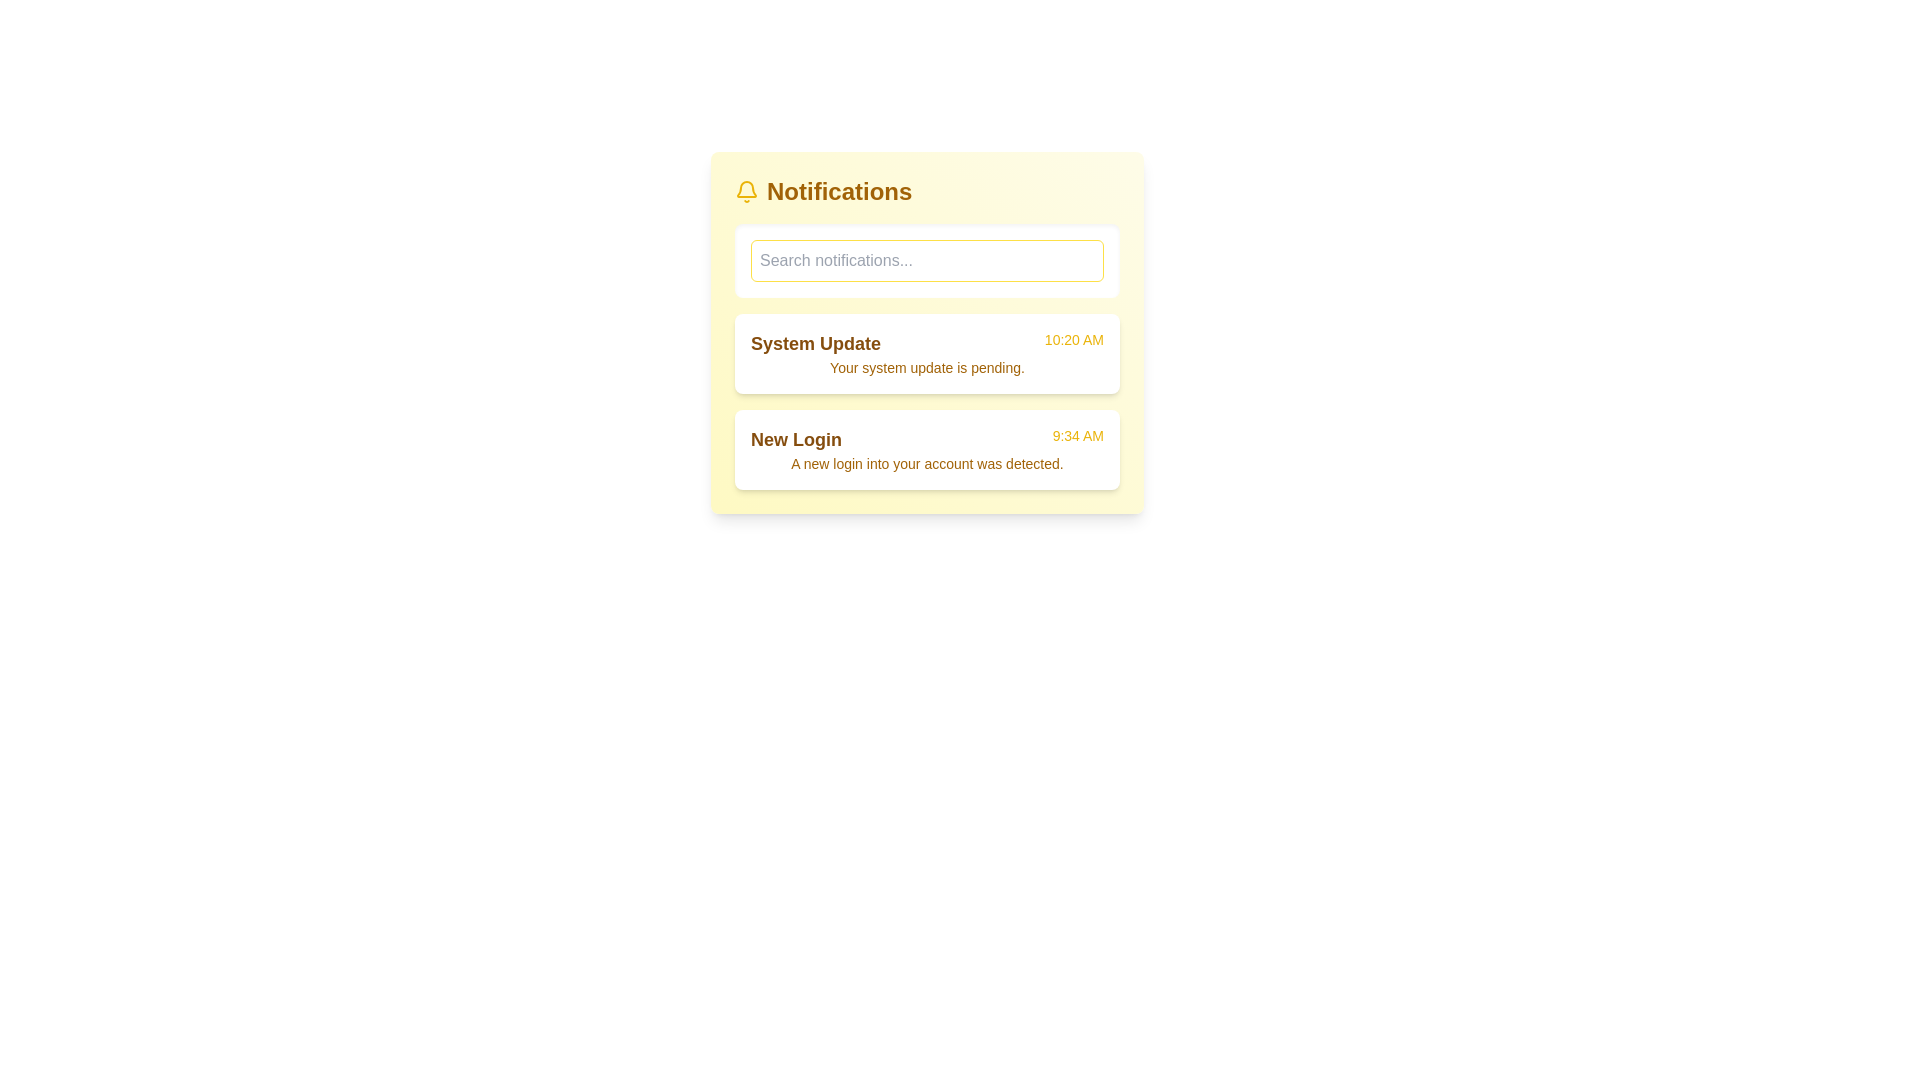  Describe the element at coordinates (926, 260) in the screenshot. I see `the search input field to focus on it` at that location.